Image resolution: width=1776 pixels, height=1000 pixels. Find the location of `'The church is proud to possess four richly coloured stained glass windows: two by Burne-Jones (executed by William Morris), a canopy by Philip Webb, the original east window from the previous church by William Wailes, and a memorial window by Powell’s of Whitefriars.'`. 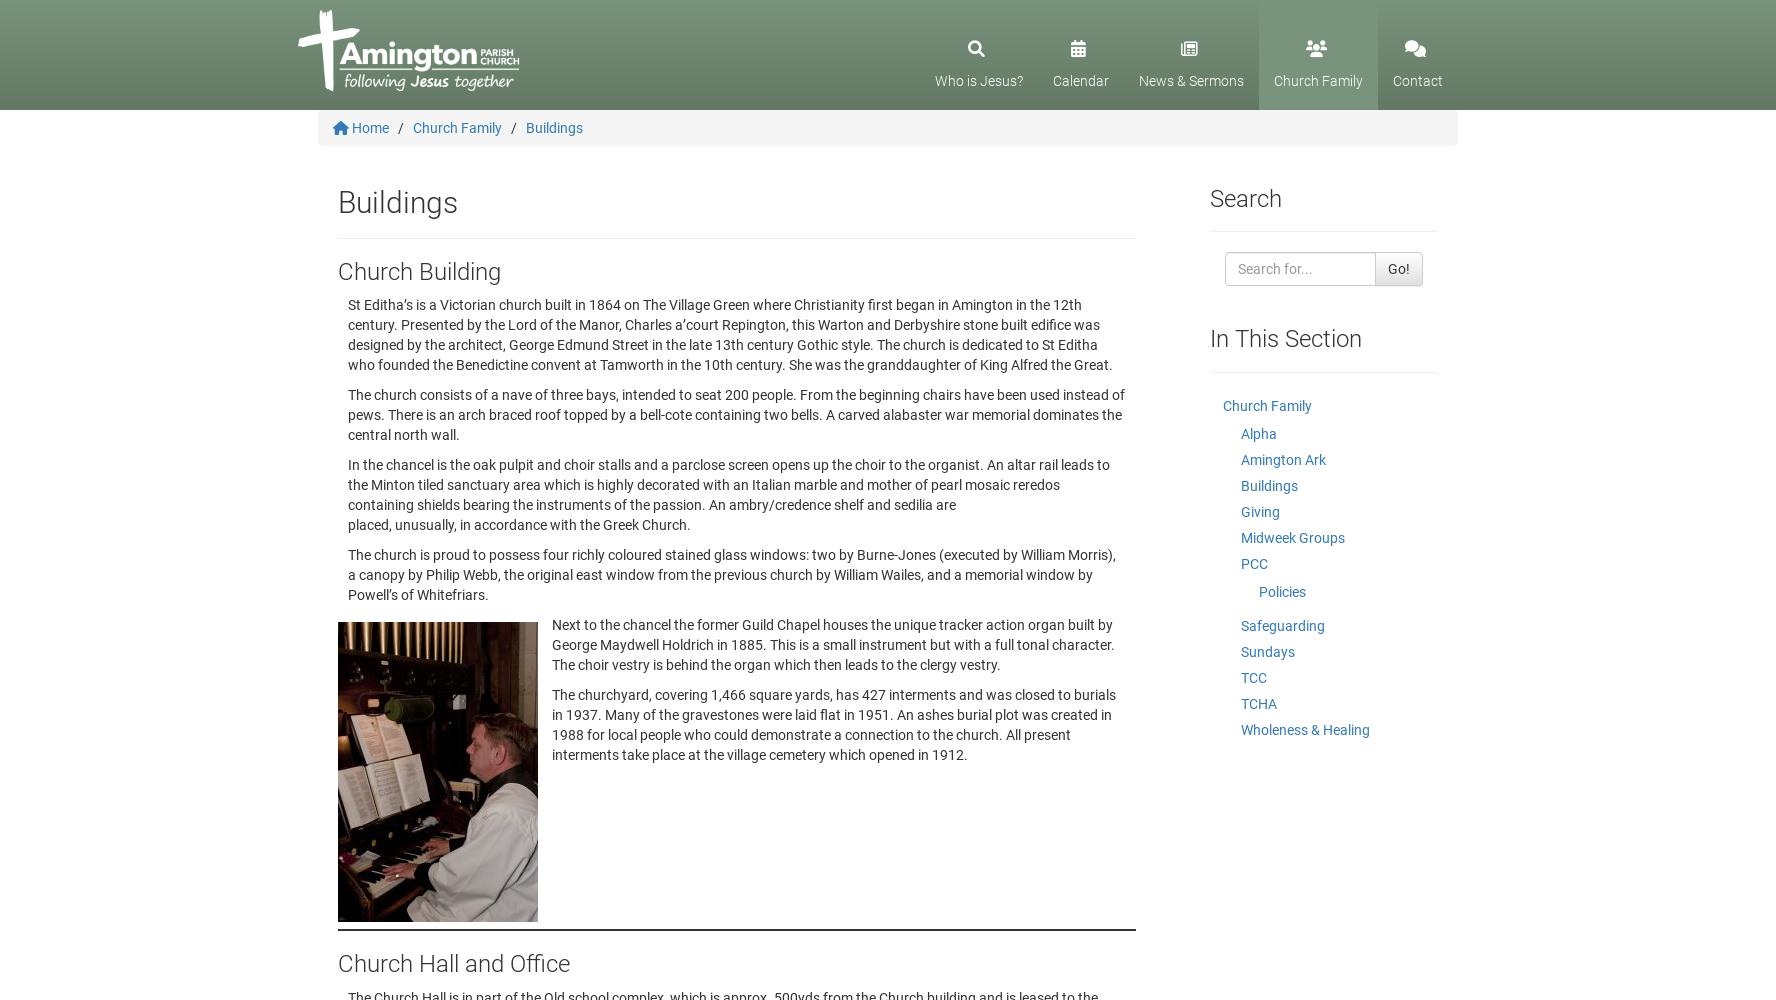

'The church is proud to possess four richly coloured stained glass windows: two by Burne-Jones (executed by William Morris), a canopy by Philip Webb, the original east window from the previous church by William Wailes, and a memorial window by Powell’s of Whitefriars.' is located at coordinates (346, 574).